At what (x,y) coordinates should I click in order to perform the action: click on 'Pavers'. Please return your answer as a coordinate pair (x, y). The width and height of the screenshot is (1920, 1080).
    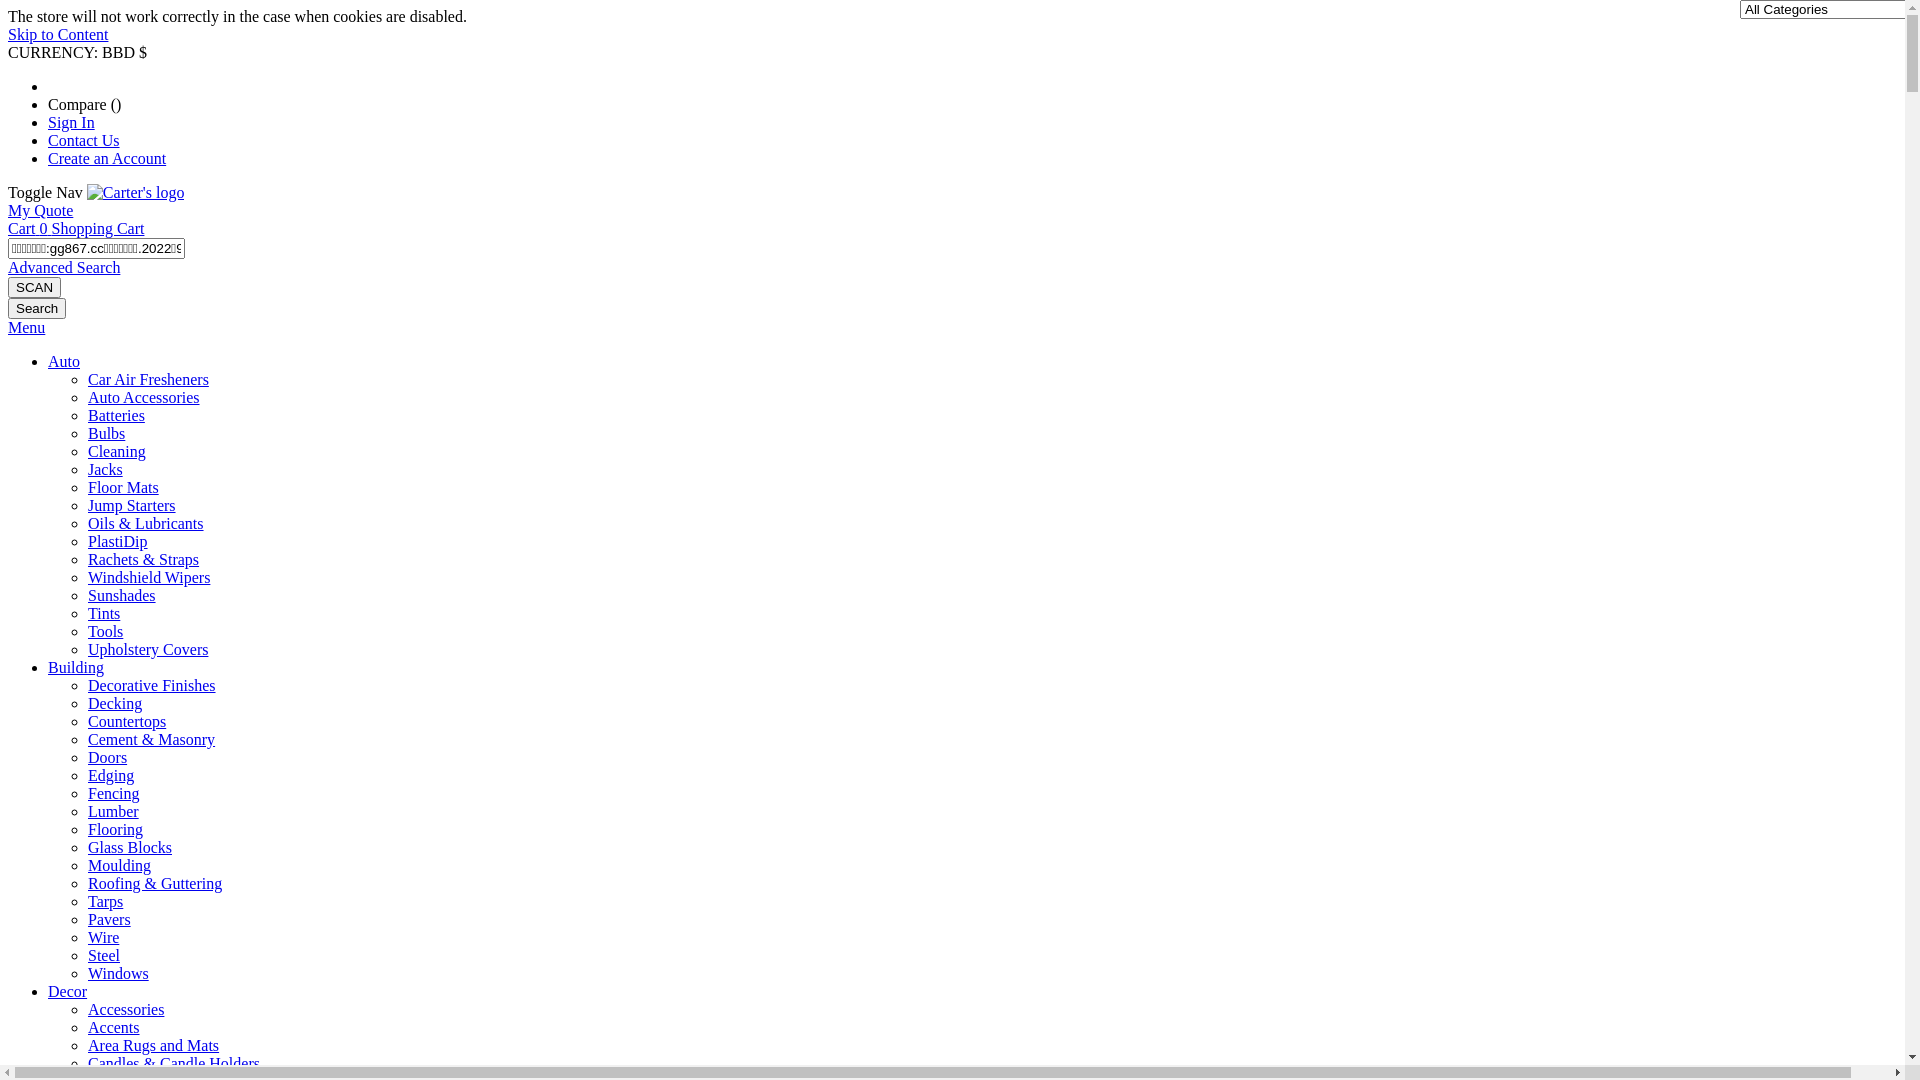
    Looking at the image, I should click on (108, 919).